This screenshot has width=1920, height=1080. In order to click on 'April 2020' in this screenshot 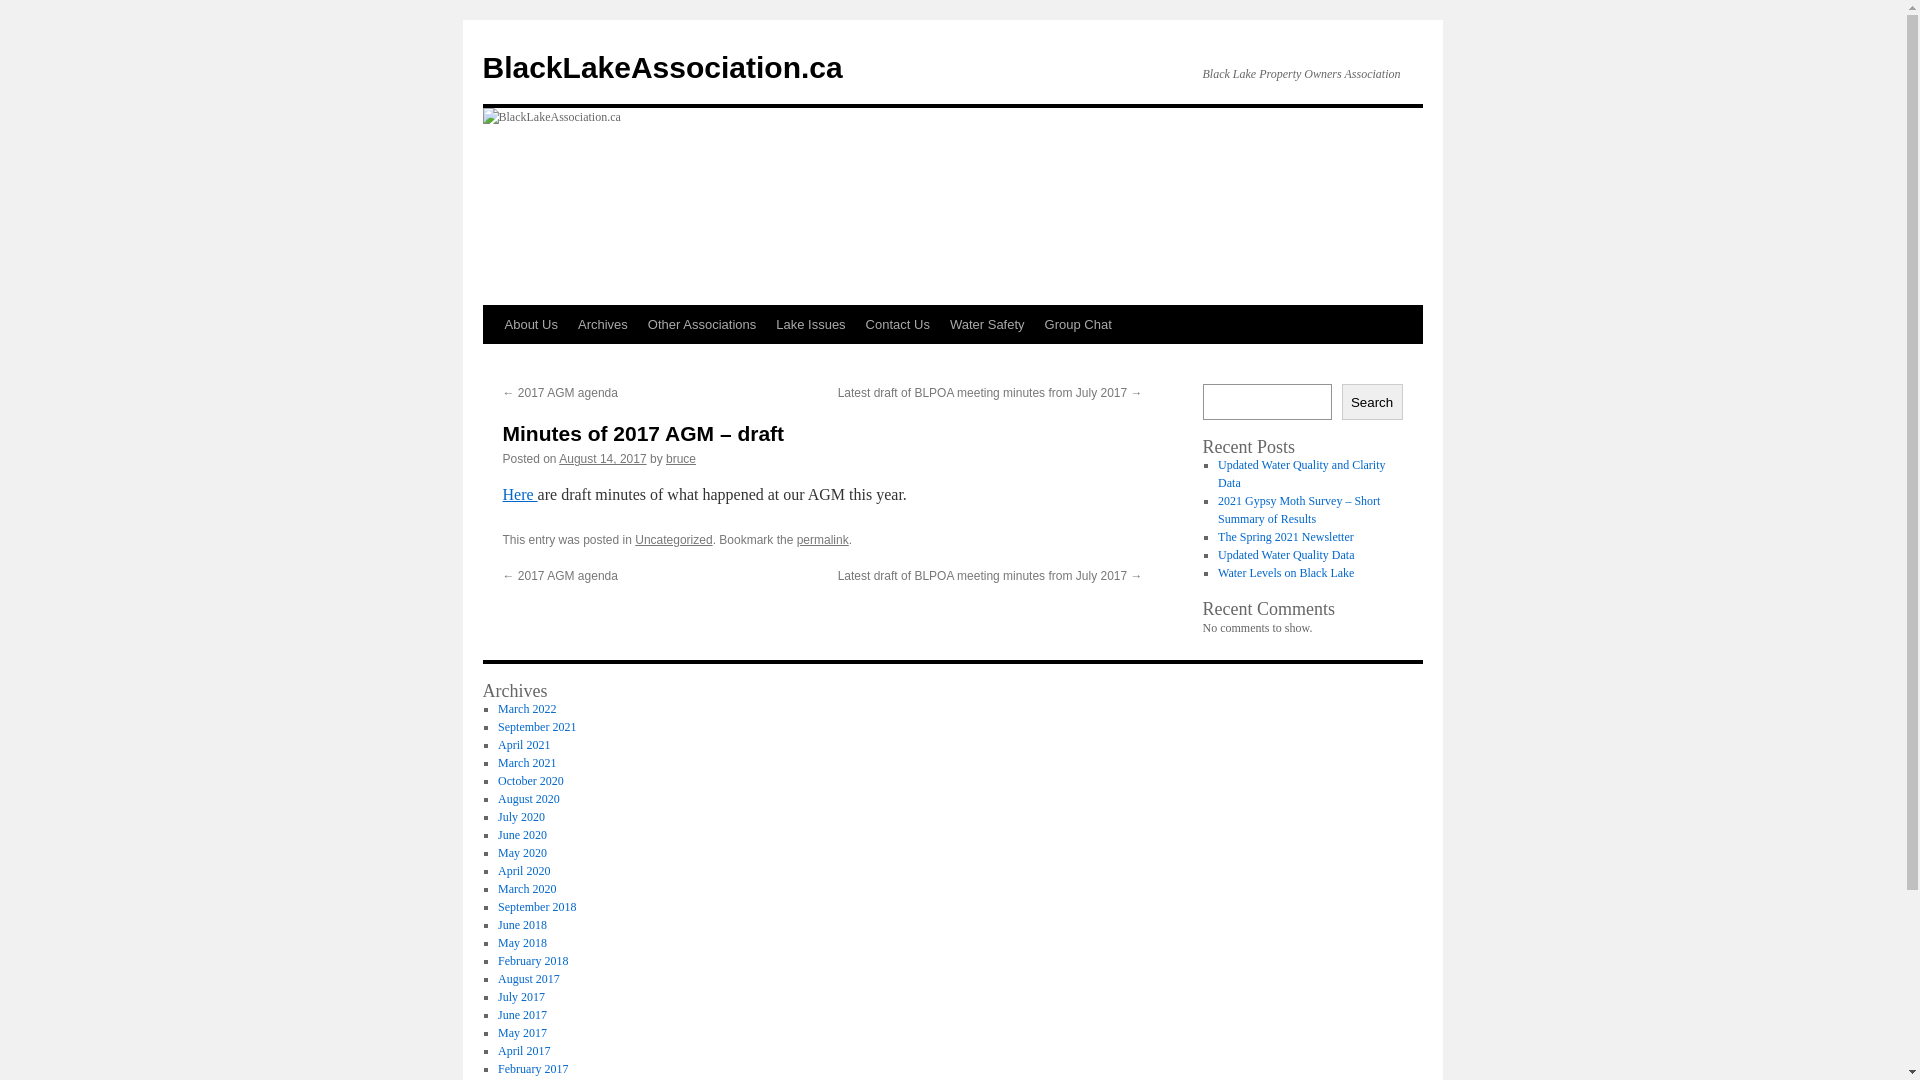, I will do `click(523, 870)`.